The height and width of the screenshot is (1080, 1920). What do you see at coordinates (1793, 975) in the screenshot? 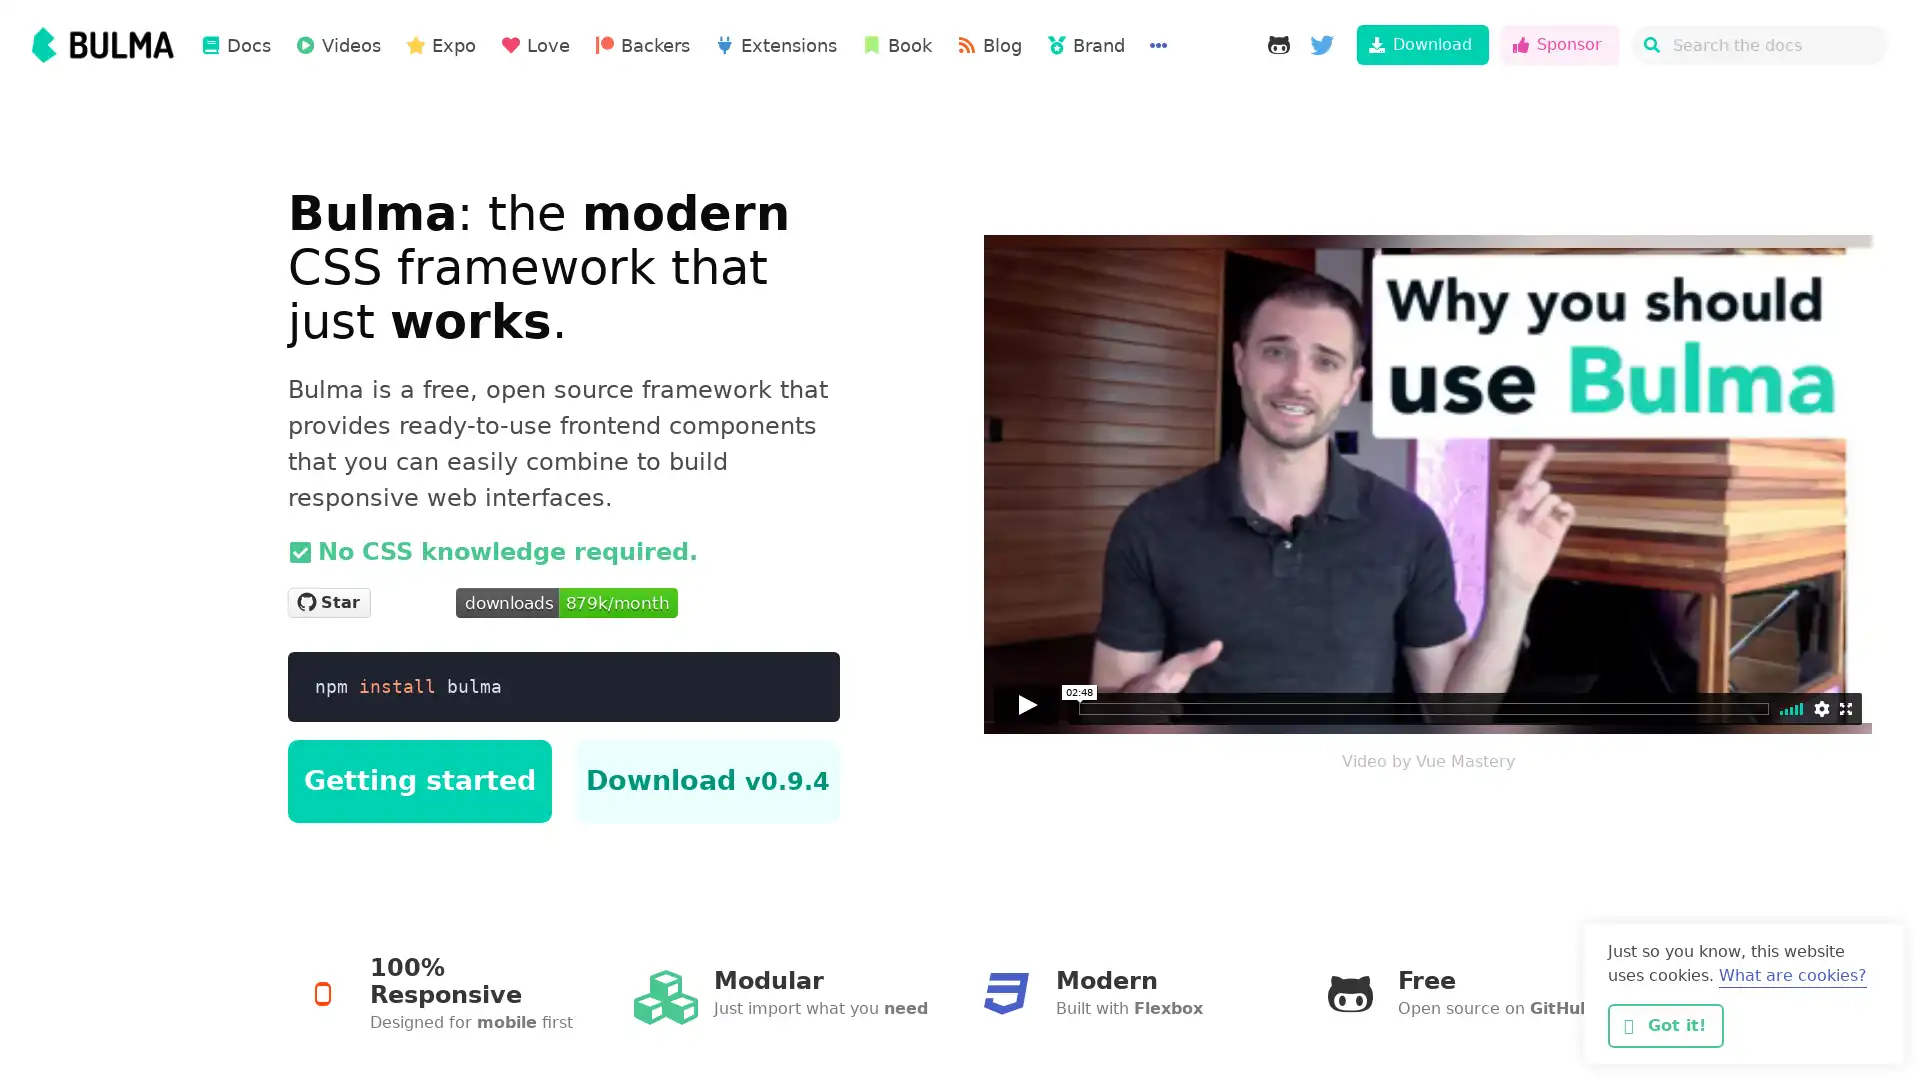
I see `learn more about cookies` at bounding box center [1793, 975].